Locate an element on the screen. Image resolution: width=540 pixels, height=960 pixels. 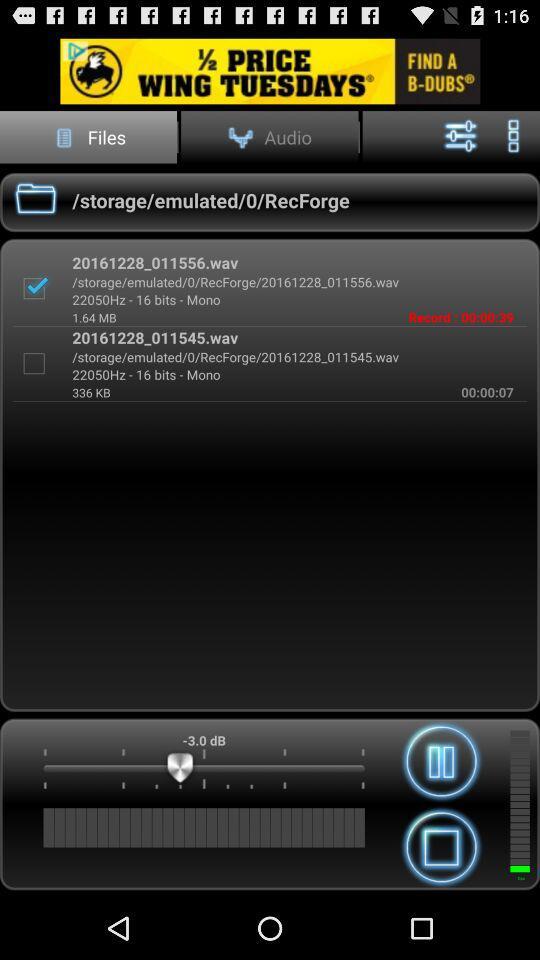
advertisement for b-dubs is located at coordinates (270, 71).